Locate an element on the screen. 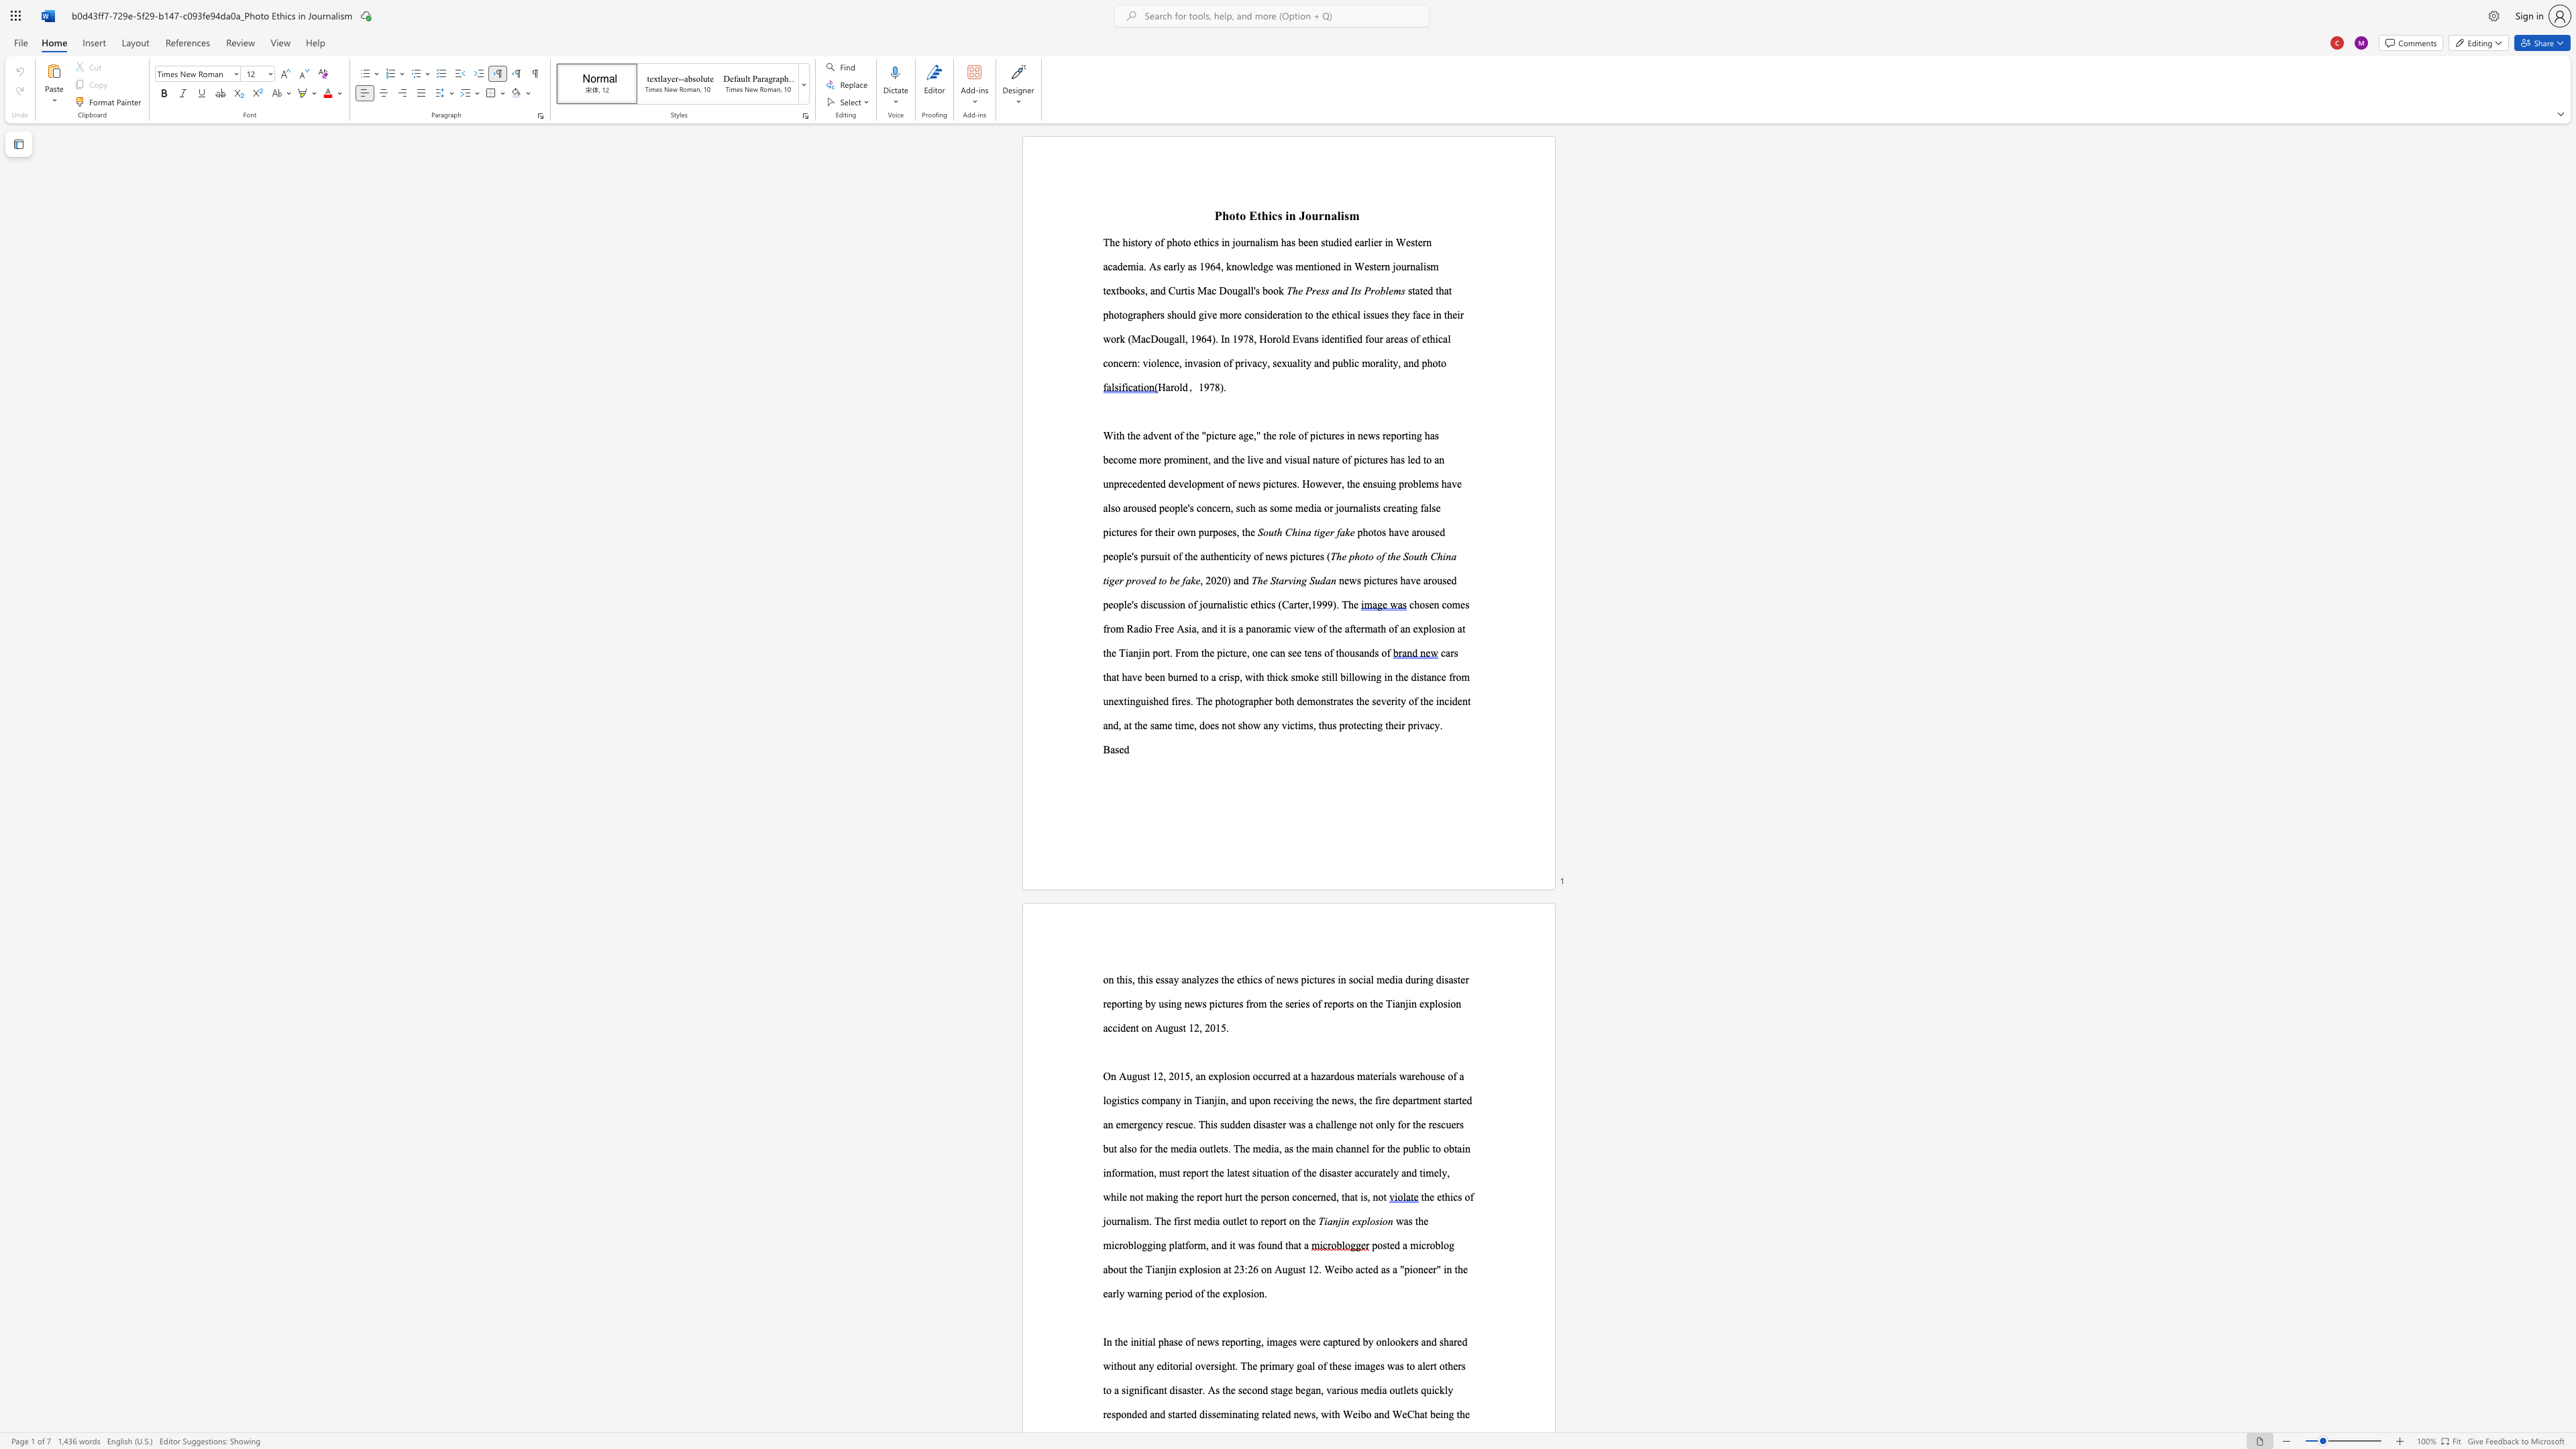 This screenshot has width=2576, height=1449. the 6th character "t" in the text is located at coordinates (1232, 1364).